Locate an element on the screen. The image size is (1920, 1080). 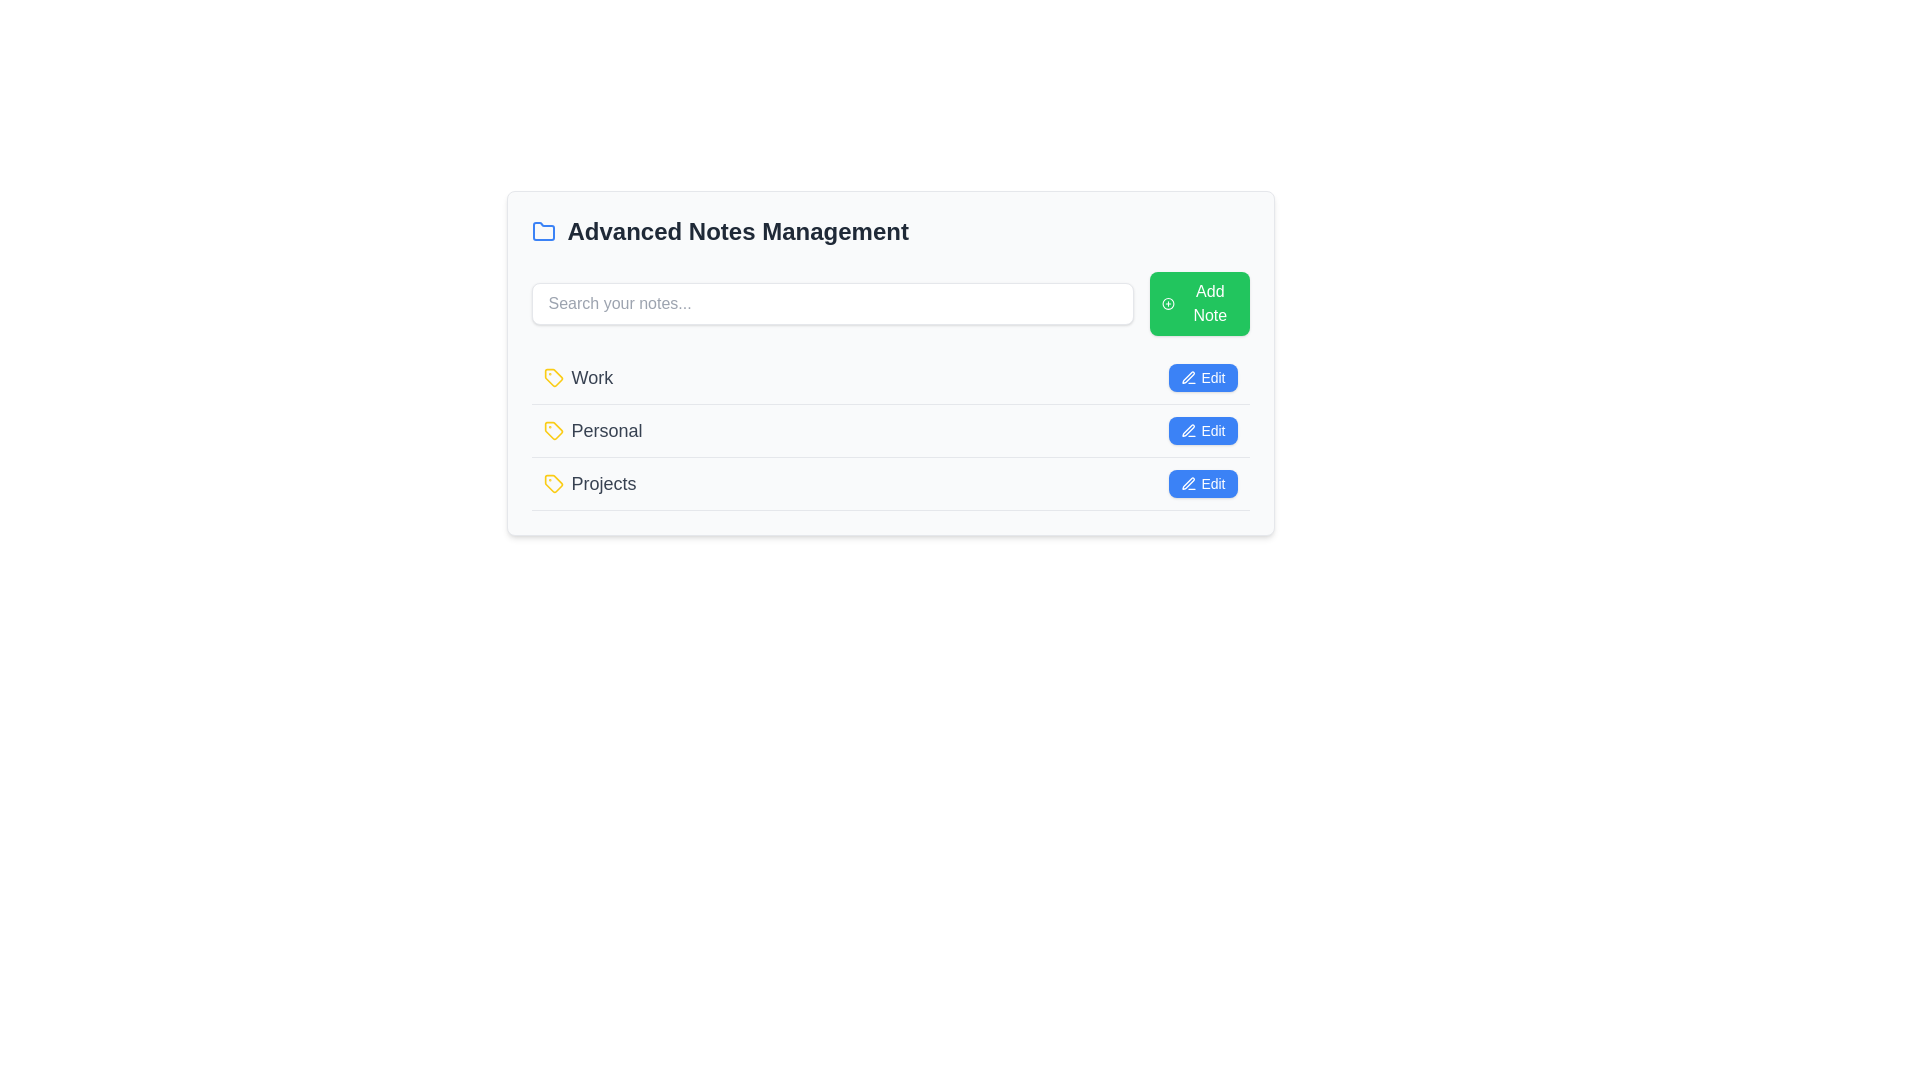
the yellow tag or label icon positioned next to the 'Personal' entry in the notes categories list is located at coordinates (553, 430).